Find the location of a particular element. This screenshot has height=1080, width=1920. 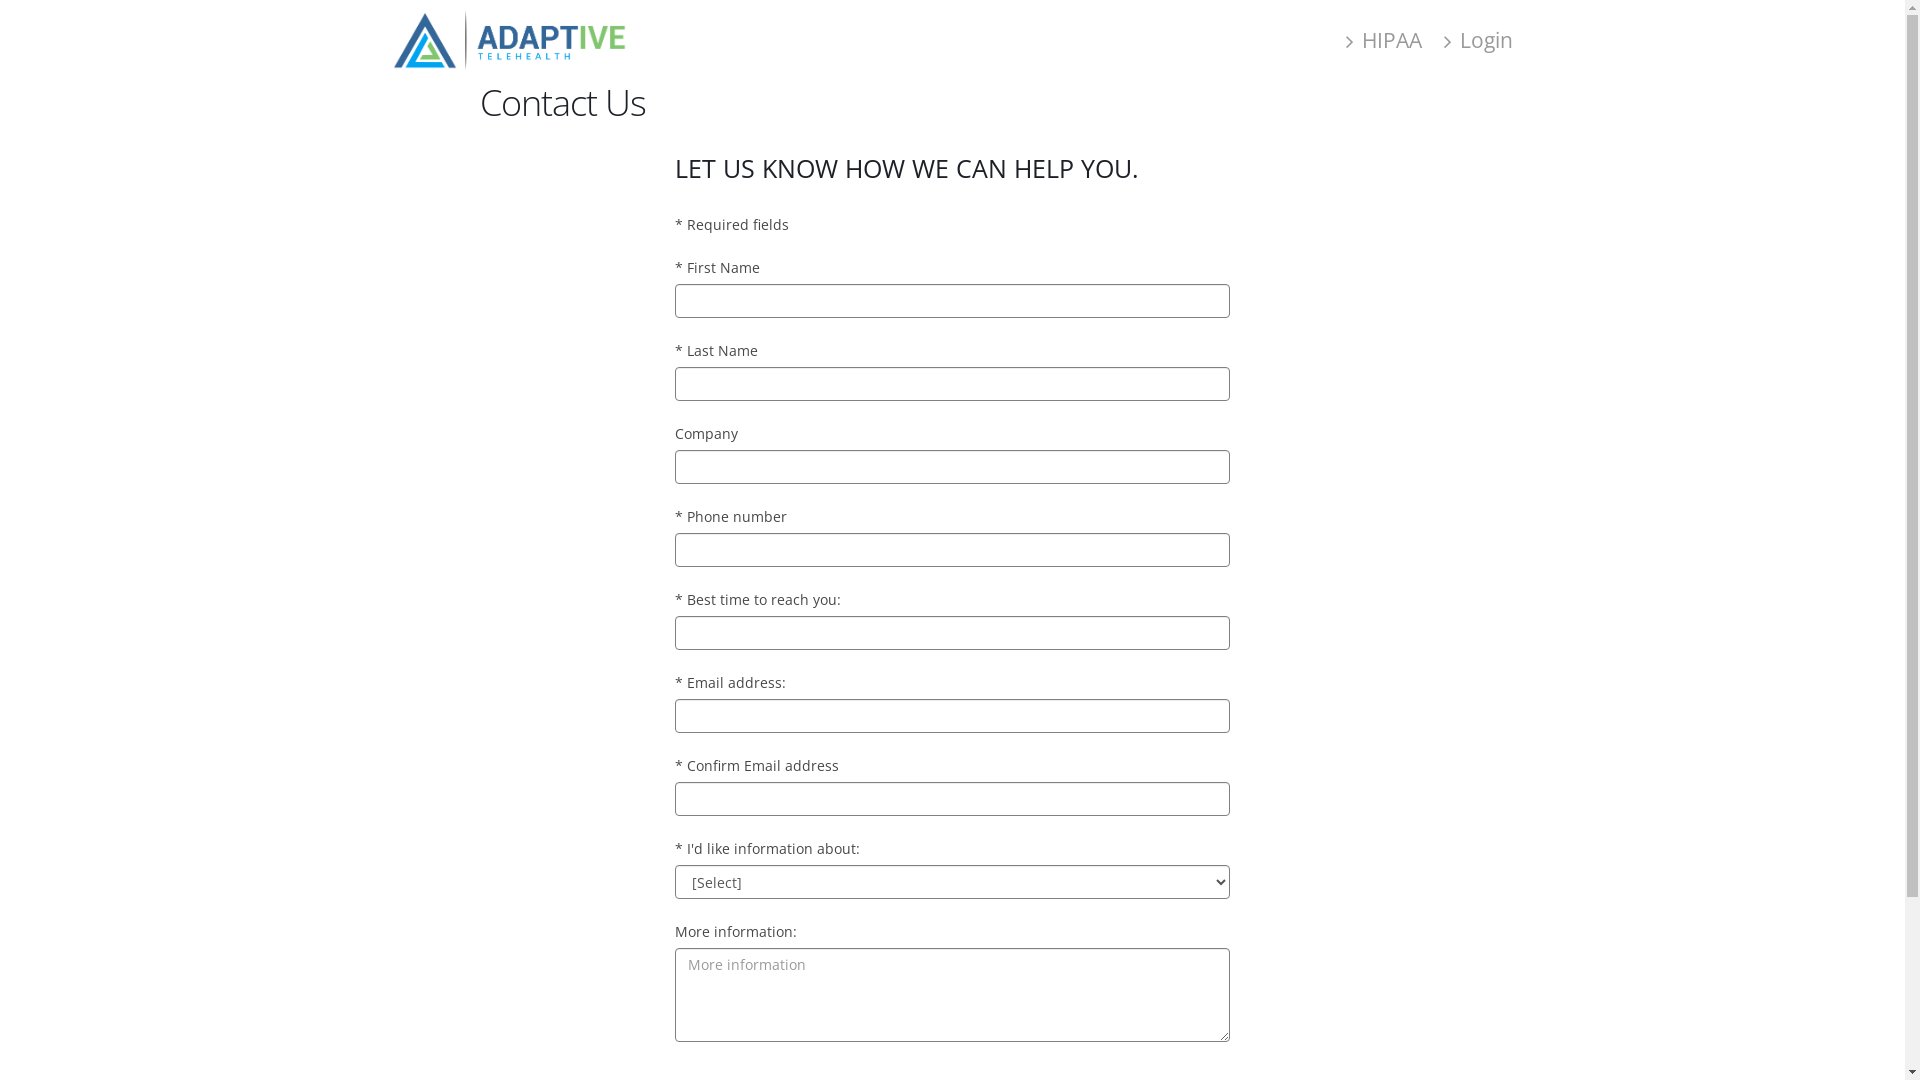

'Login' is located at coordinates (1478, 39).